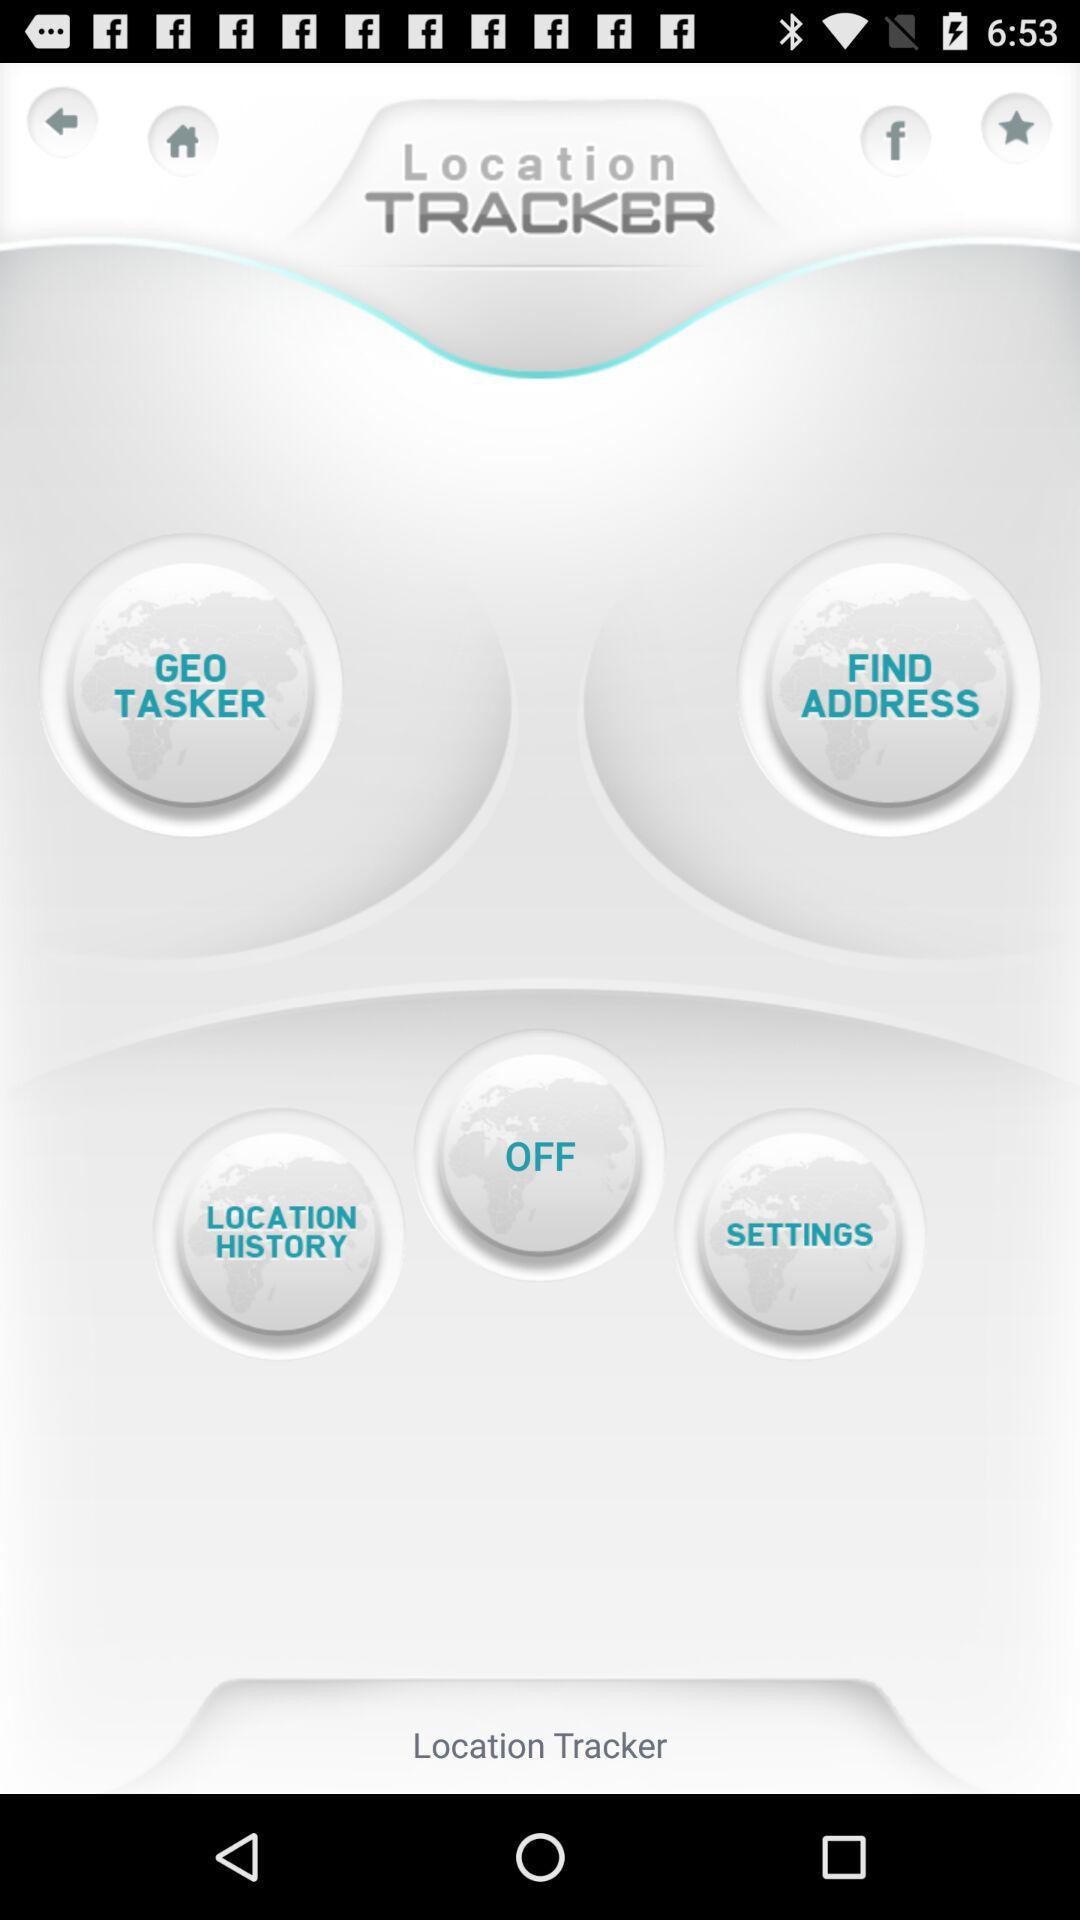  Describe the element at coordinates (1017, 137) in the screenshot. I see `the star icon` at that location.